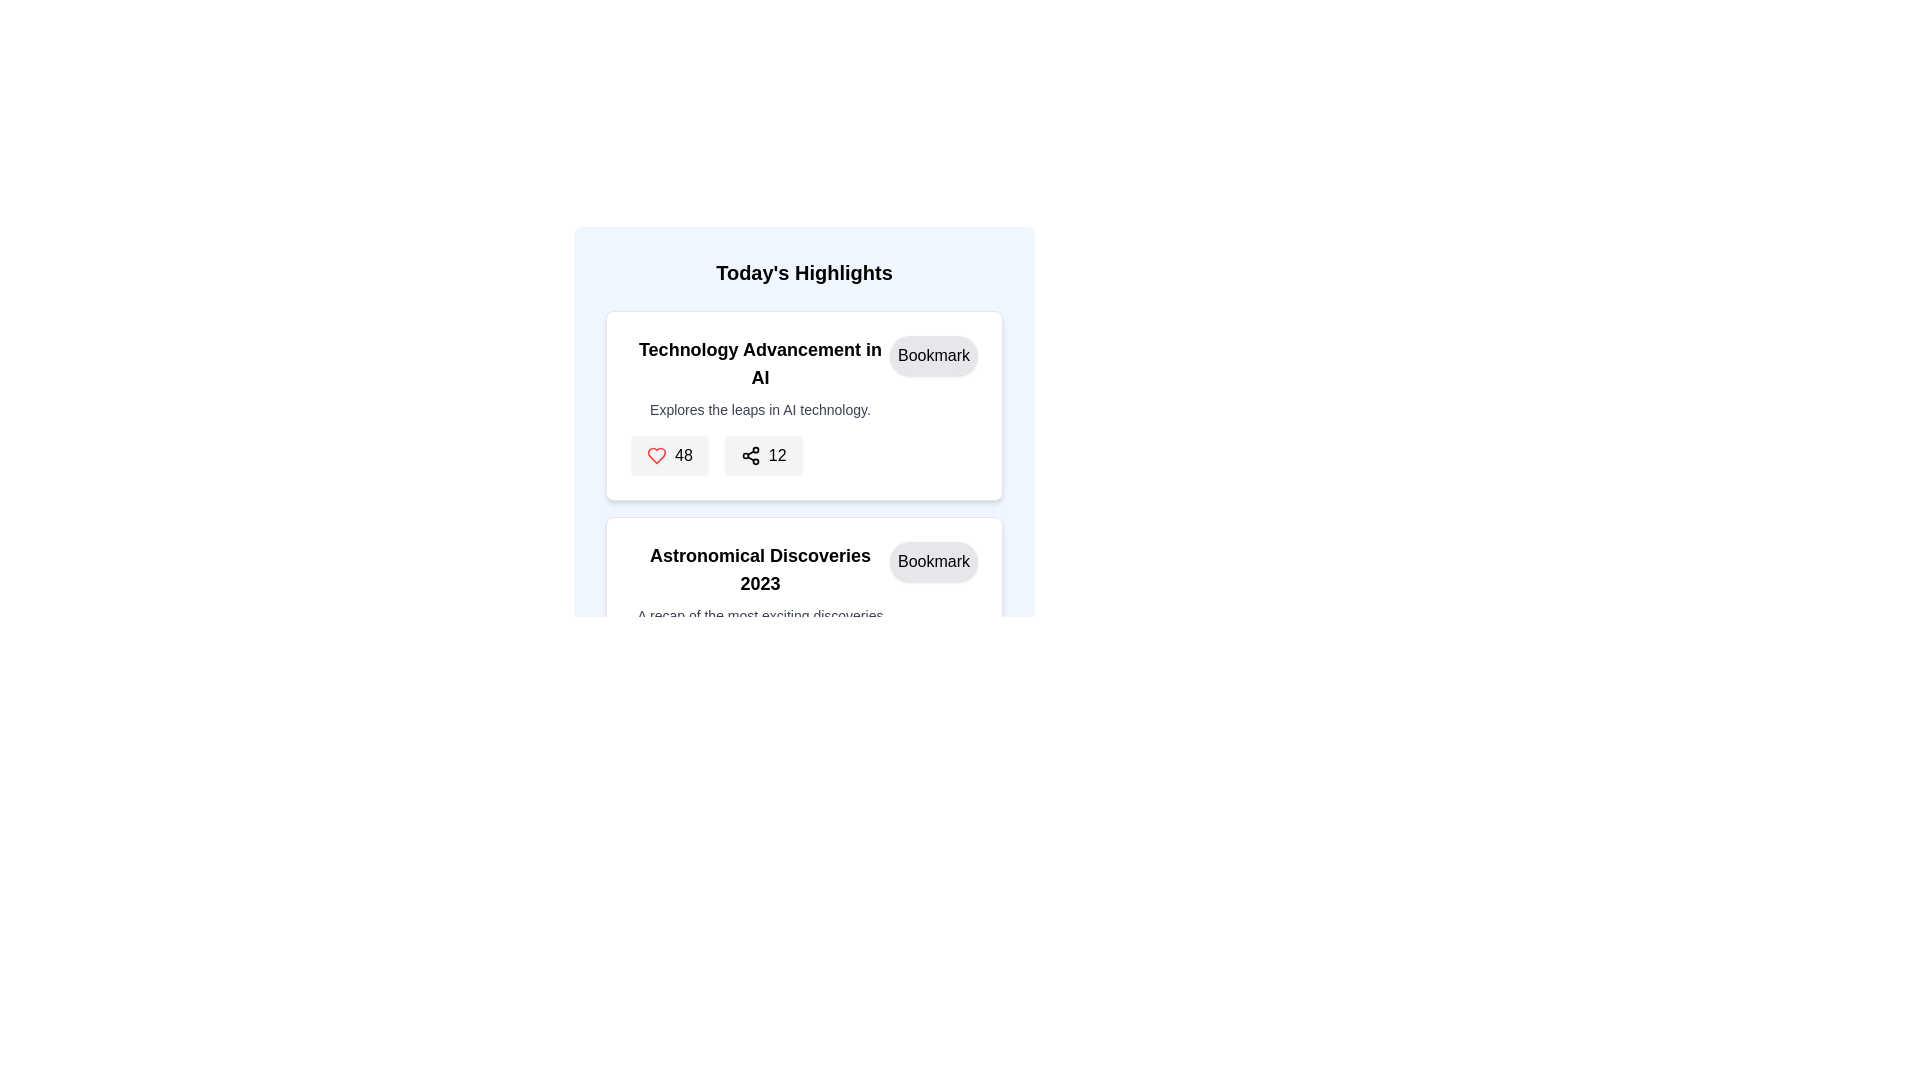  What do you see at coordinates (804, 408) in the screenshot?
I see `the first informational card titled 'Technology Advancement in AI'` at bounding box center [804, 408].